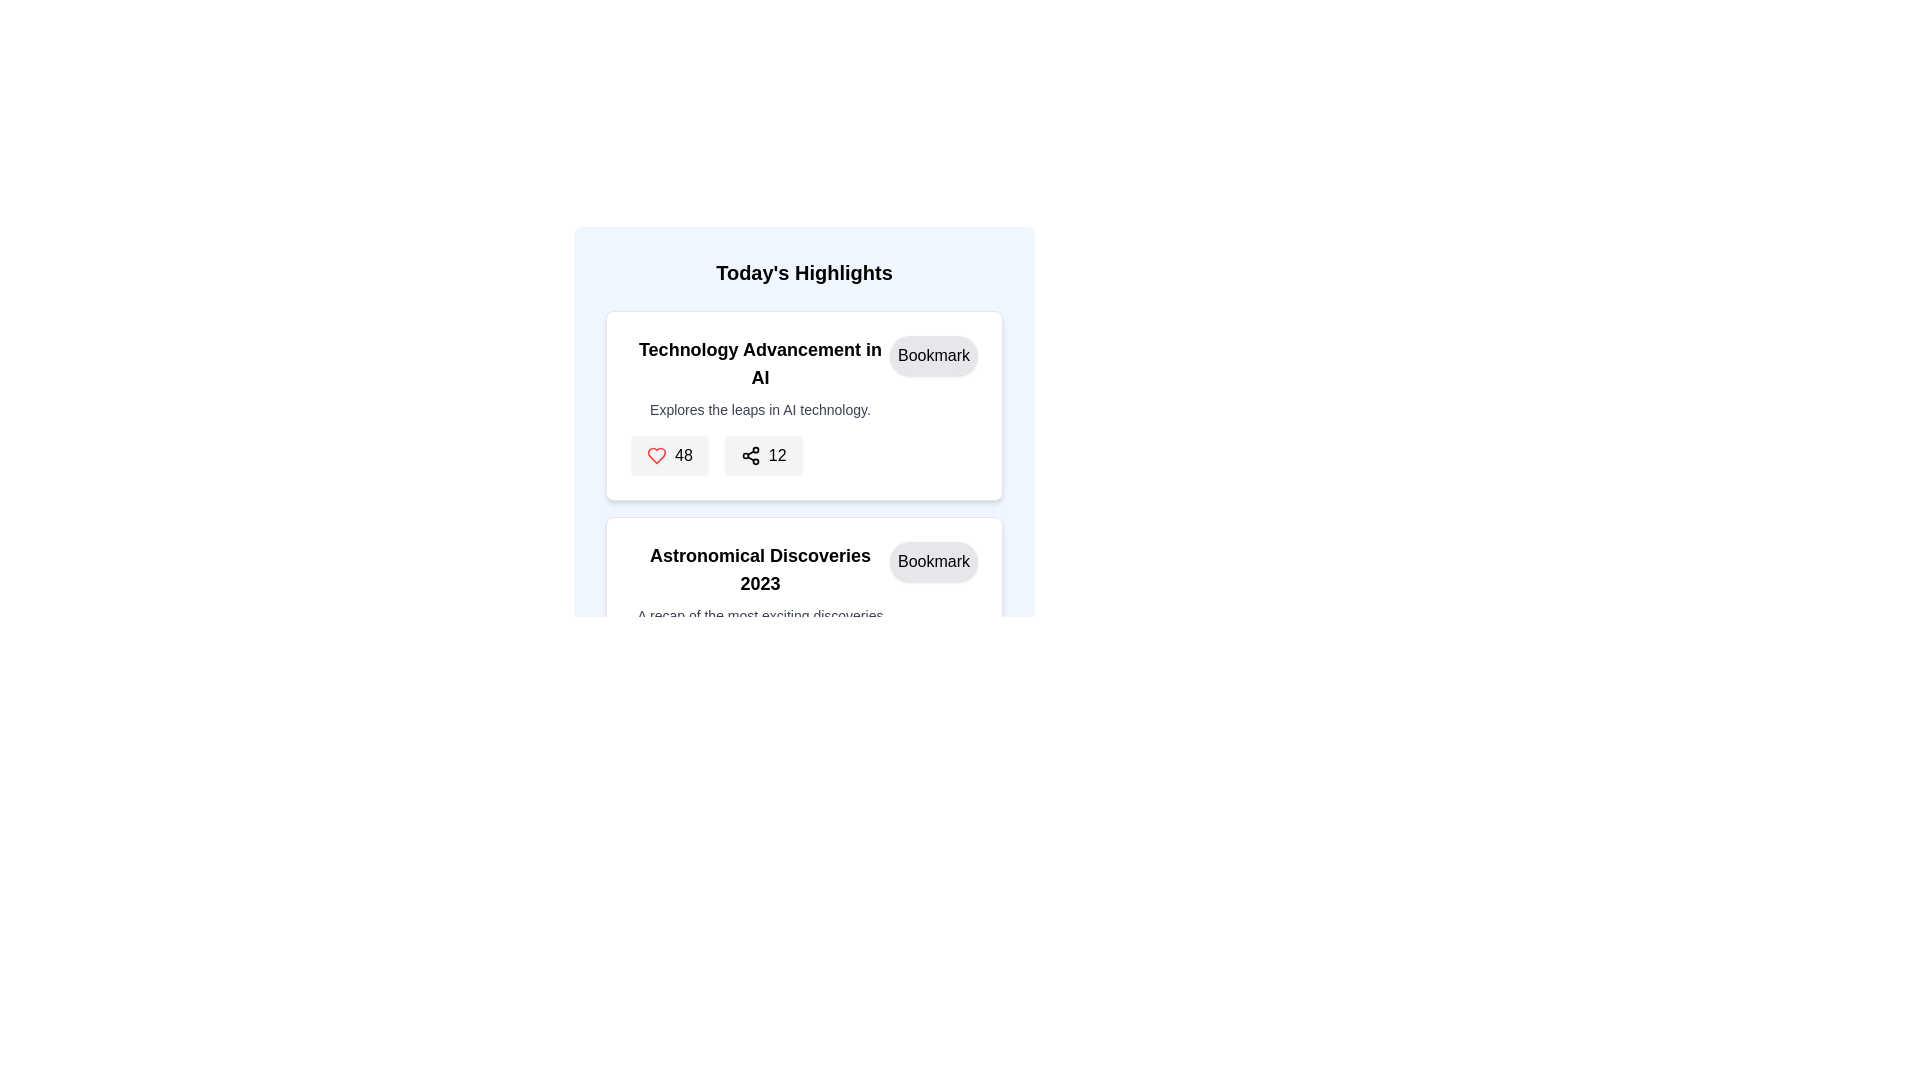  What do you see at coordinates (804, 408) in the screenshot?
I see `the first informational card titled 'Technology Advancement in AI'` at bounding box center [804, 408].